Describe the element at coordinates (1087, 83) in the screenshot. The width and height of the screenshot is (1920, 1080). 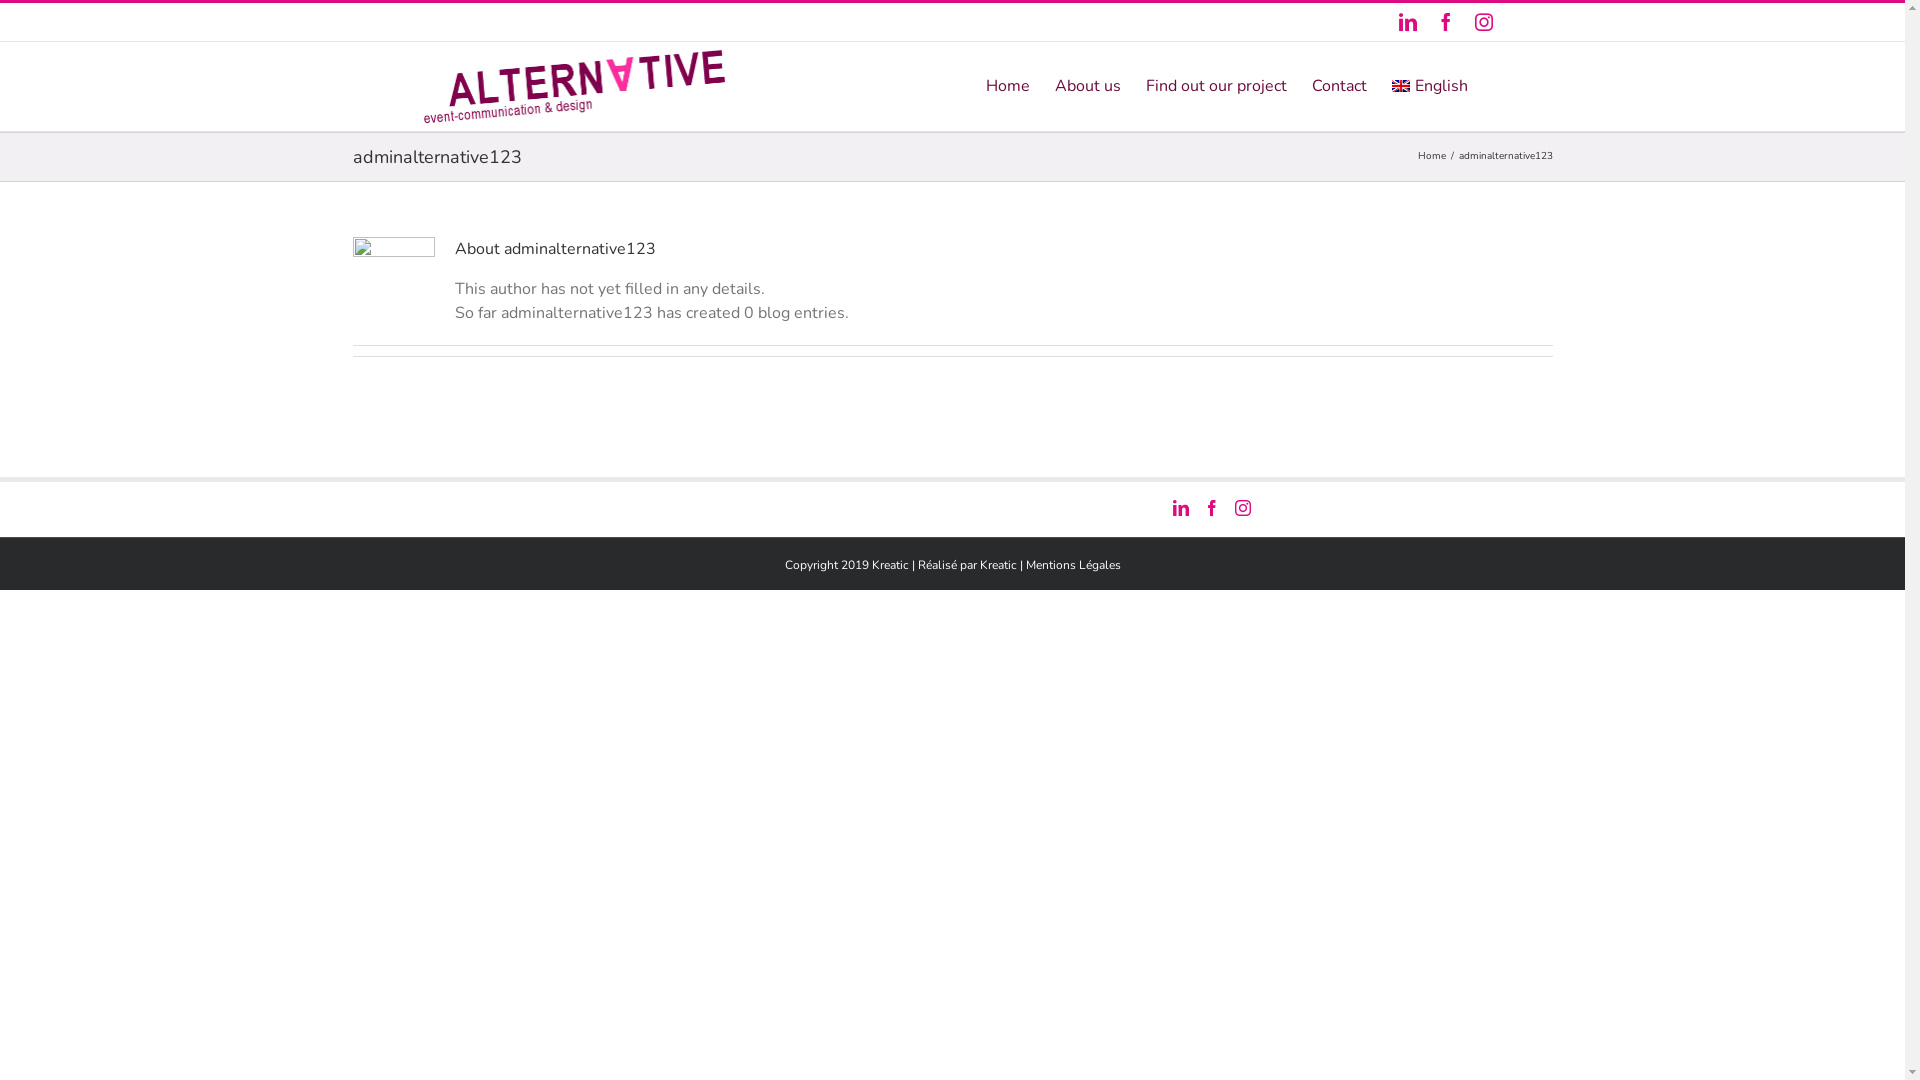
I see `'About us'` at that location.